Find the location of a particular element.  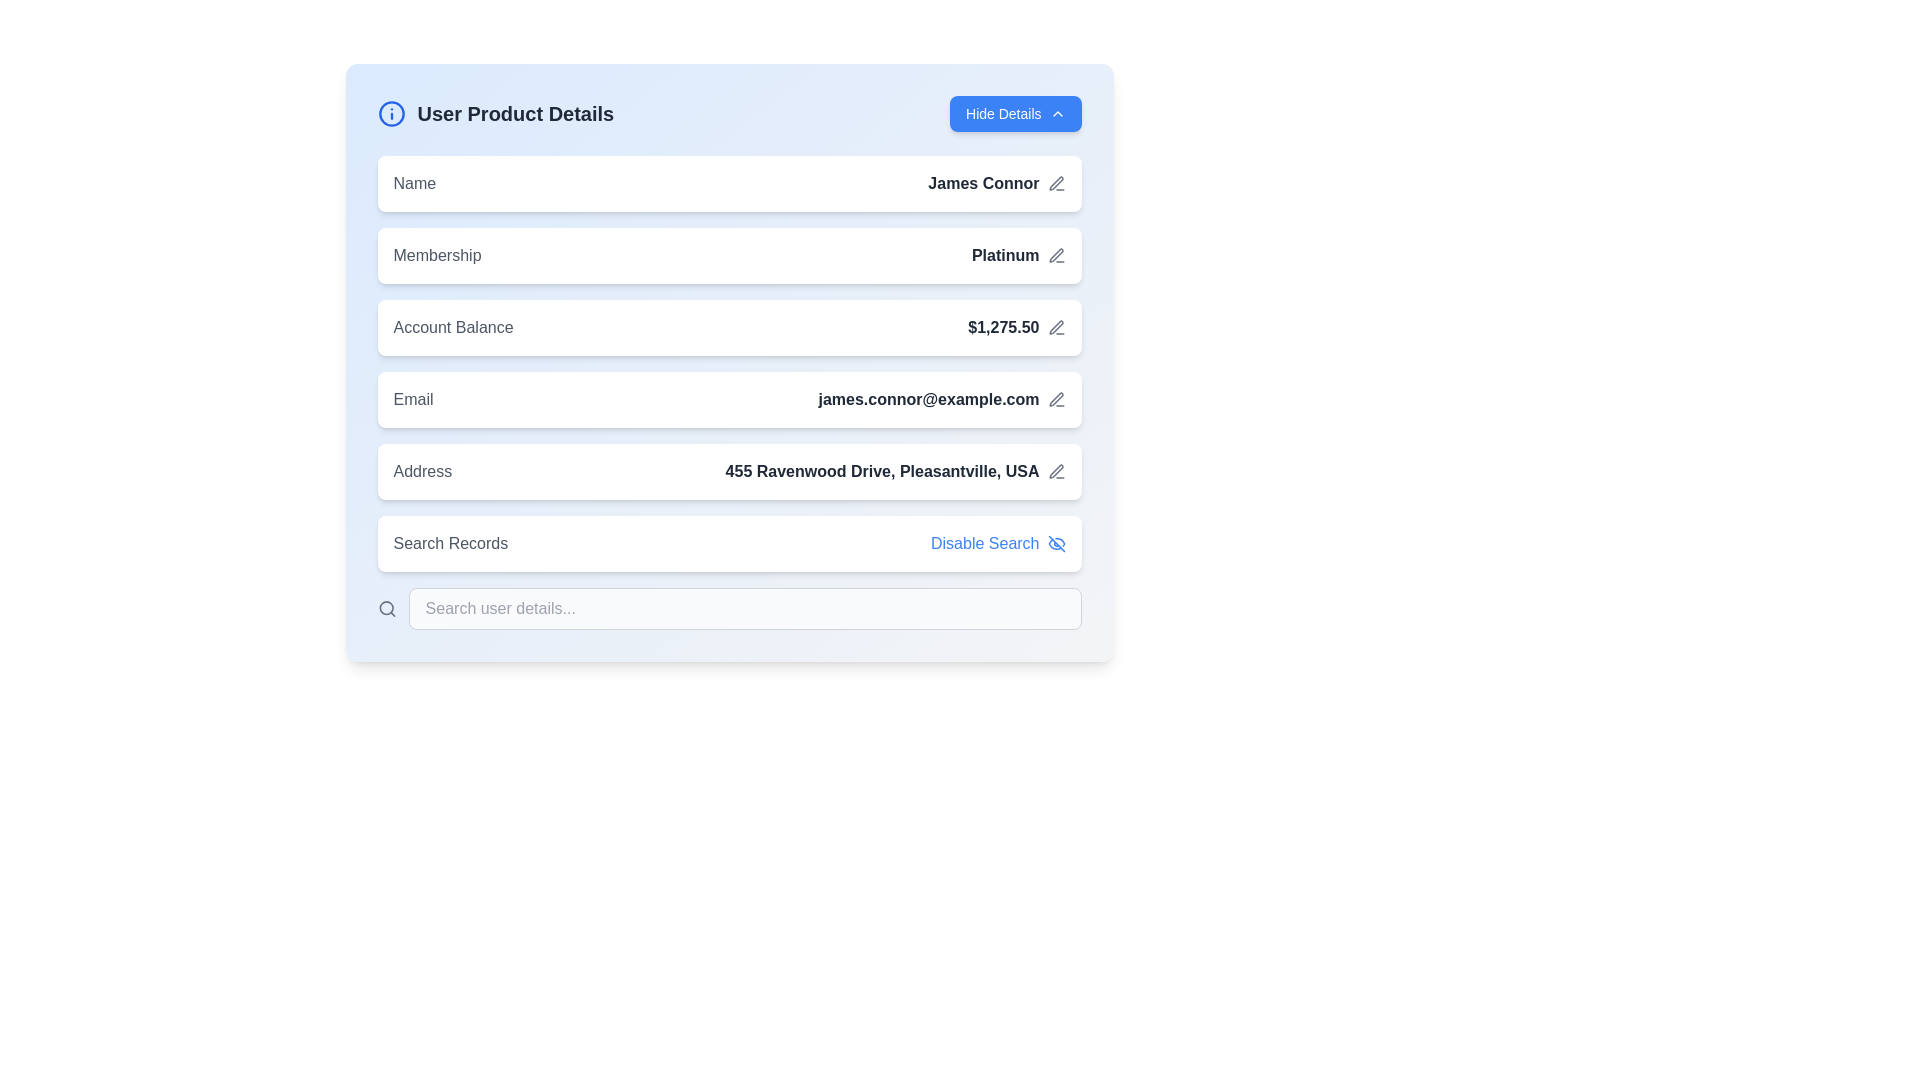

the bold text label displaying 'User Product Details' located near the top of the light blue information panel is located at coordinates (515, 114).